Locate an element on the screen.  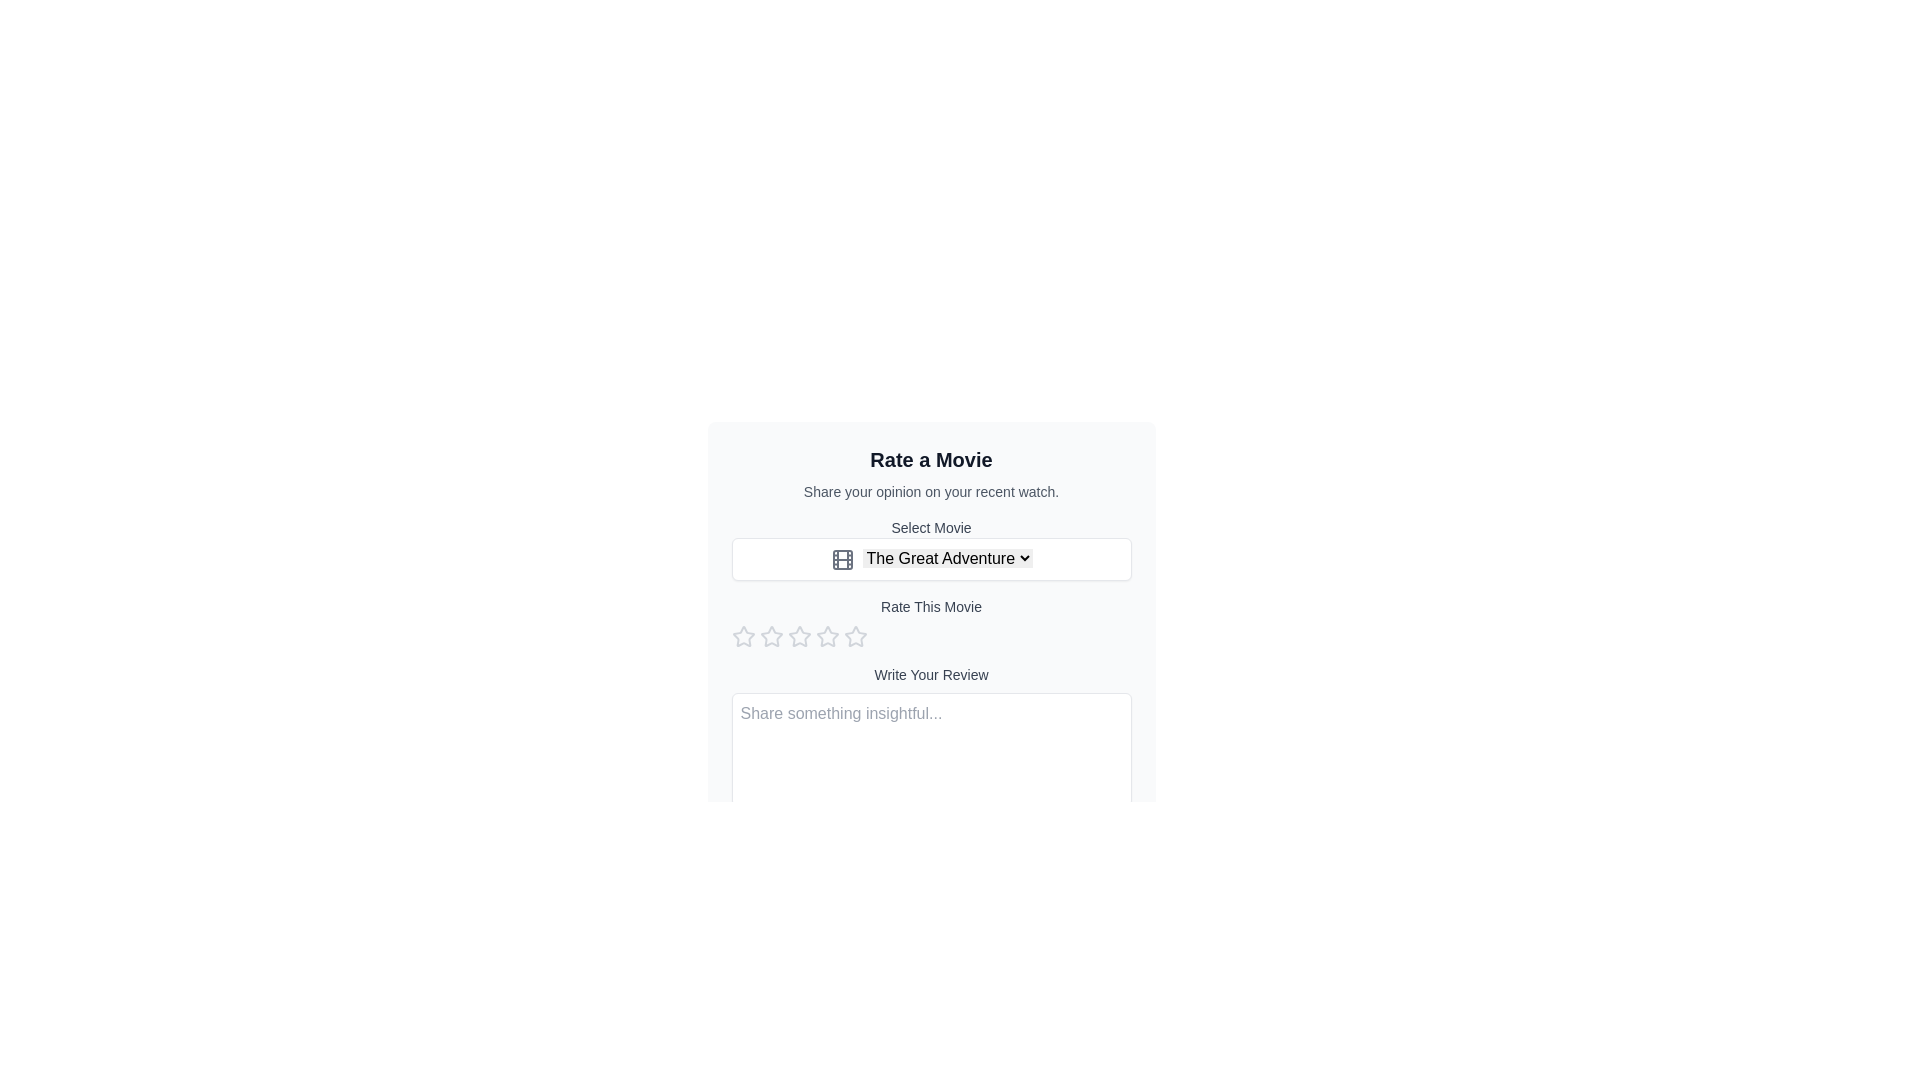
the third star icon from the left in the 'Rate This Movie' section is located at coordinates (827, 636).